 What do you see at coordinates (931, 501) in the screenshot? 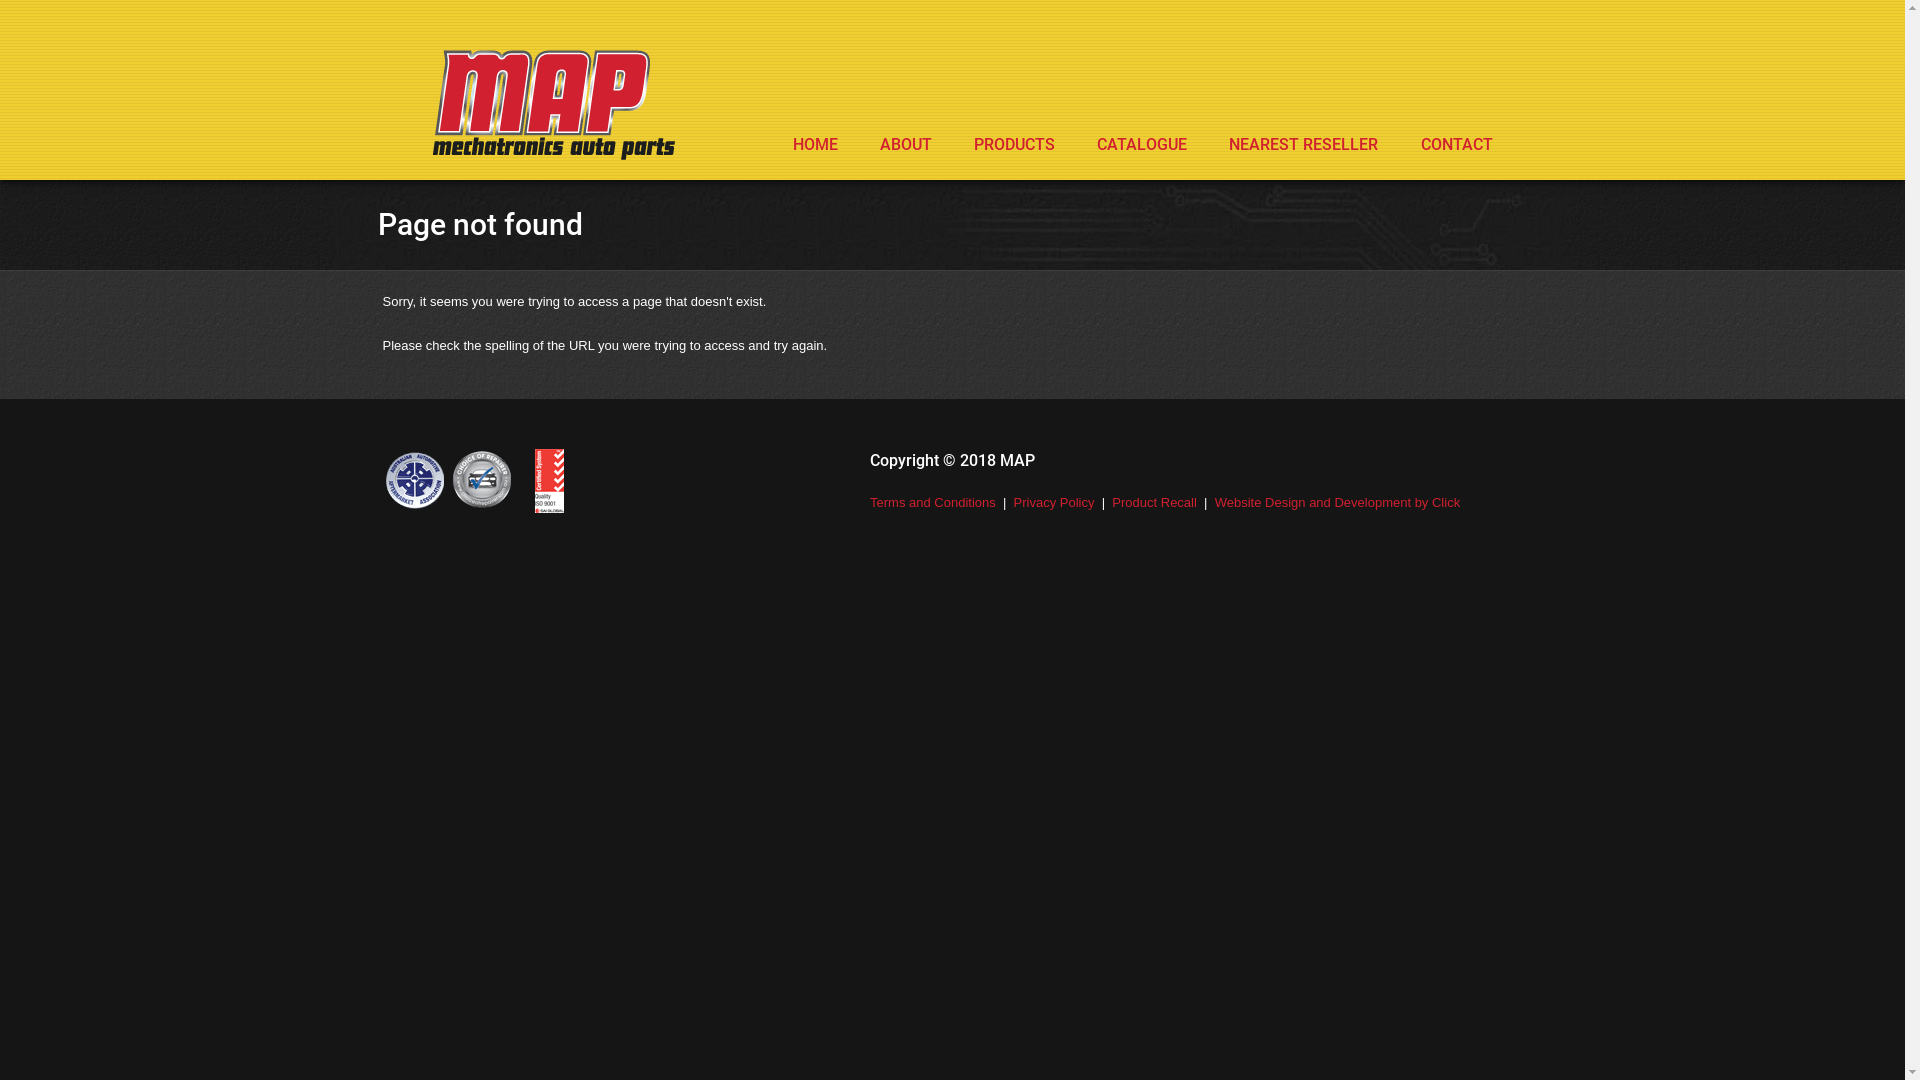
I see `'Terms and Conditions'` at bounding box center [931, 501].